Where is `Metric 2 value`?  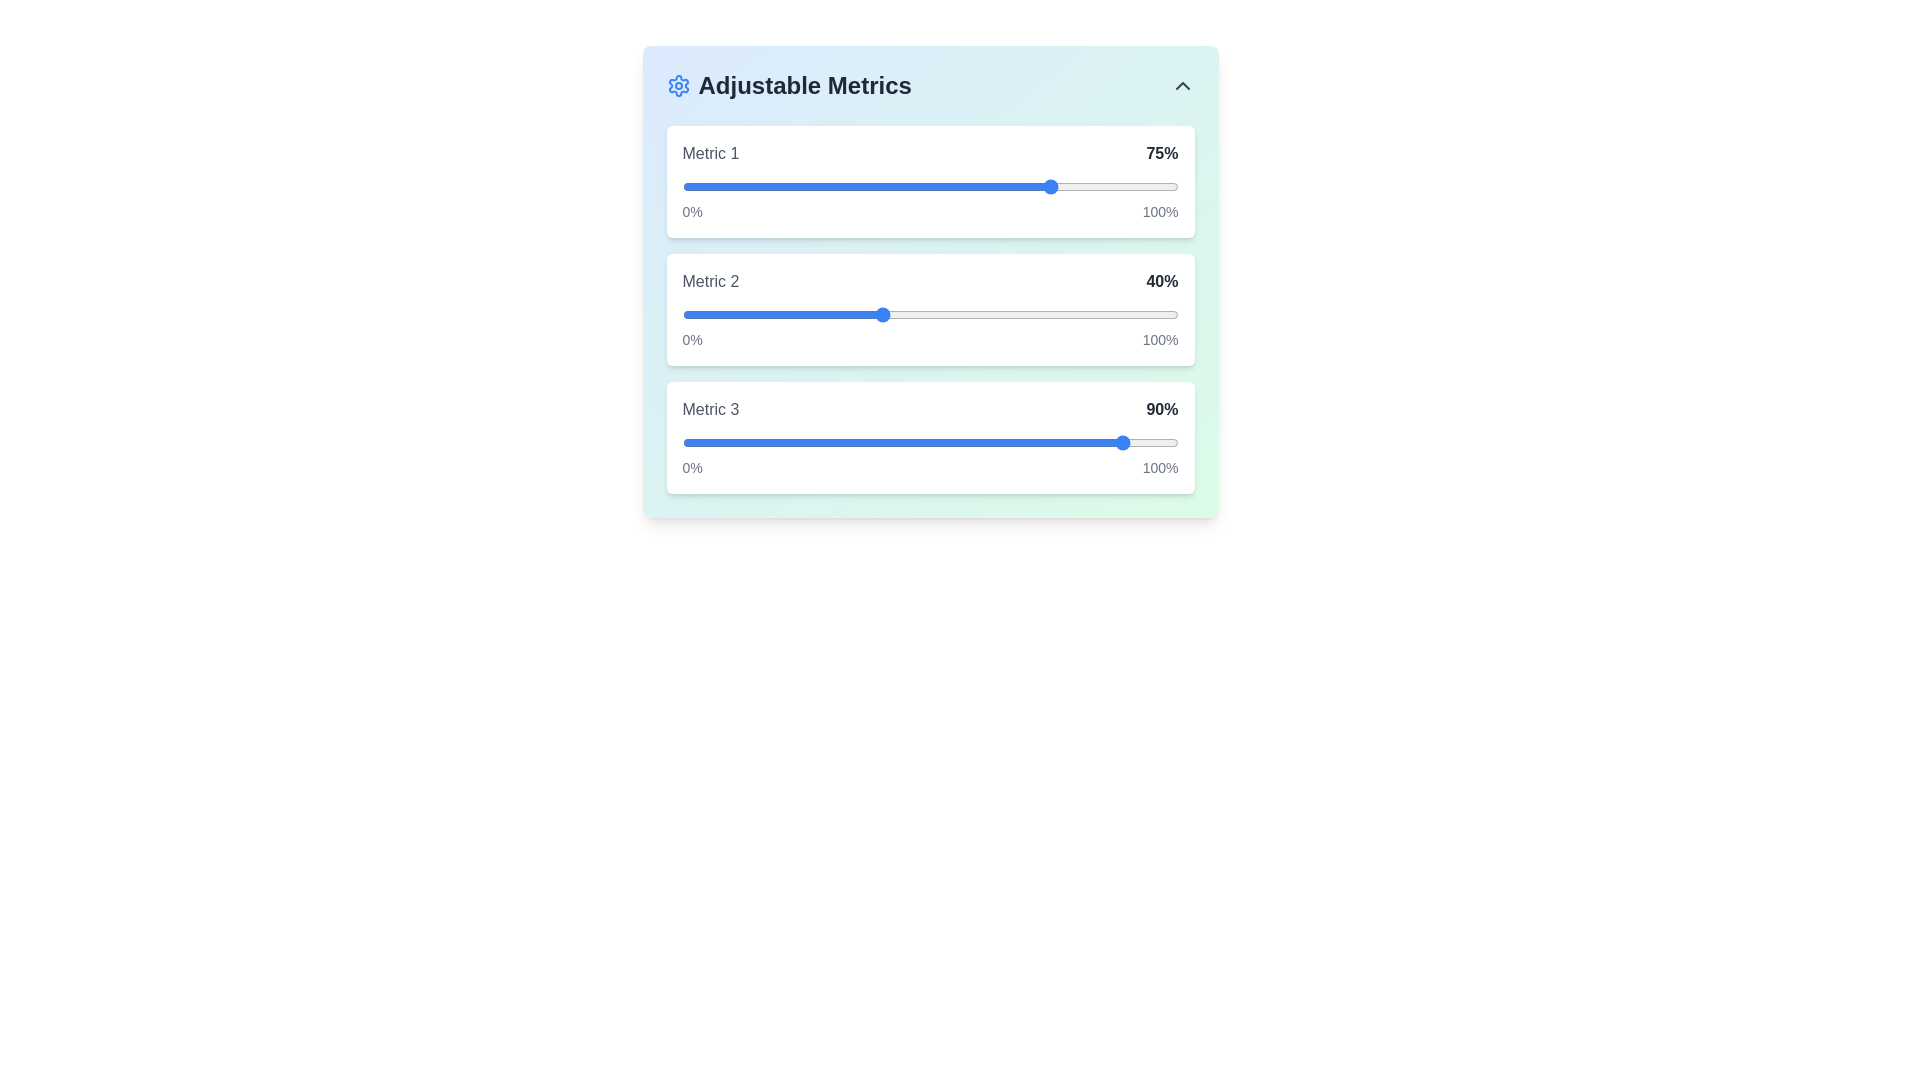 Metric 2 value is located at coordinates (1153, 315).